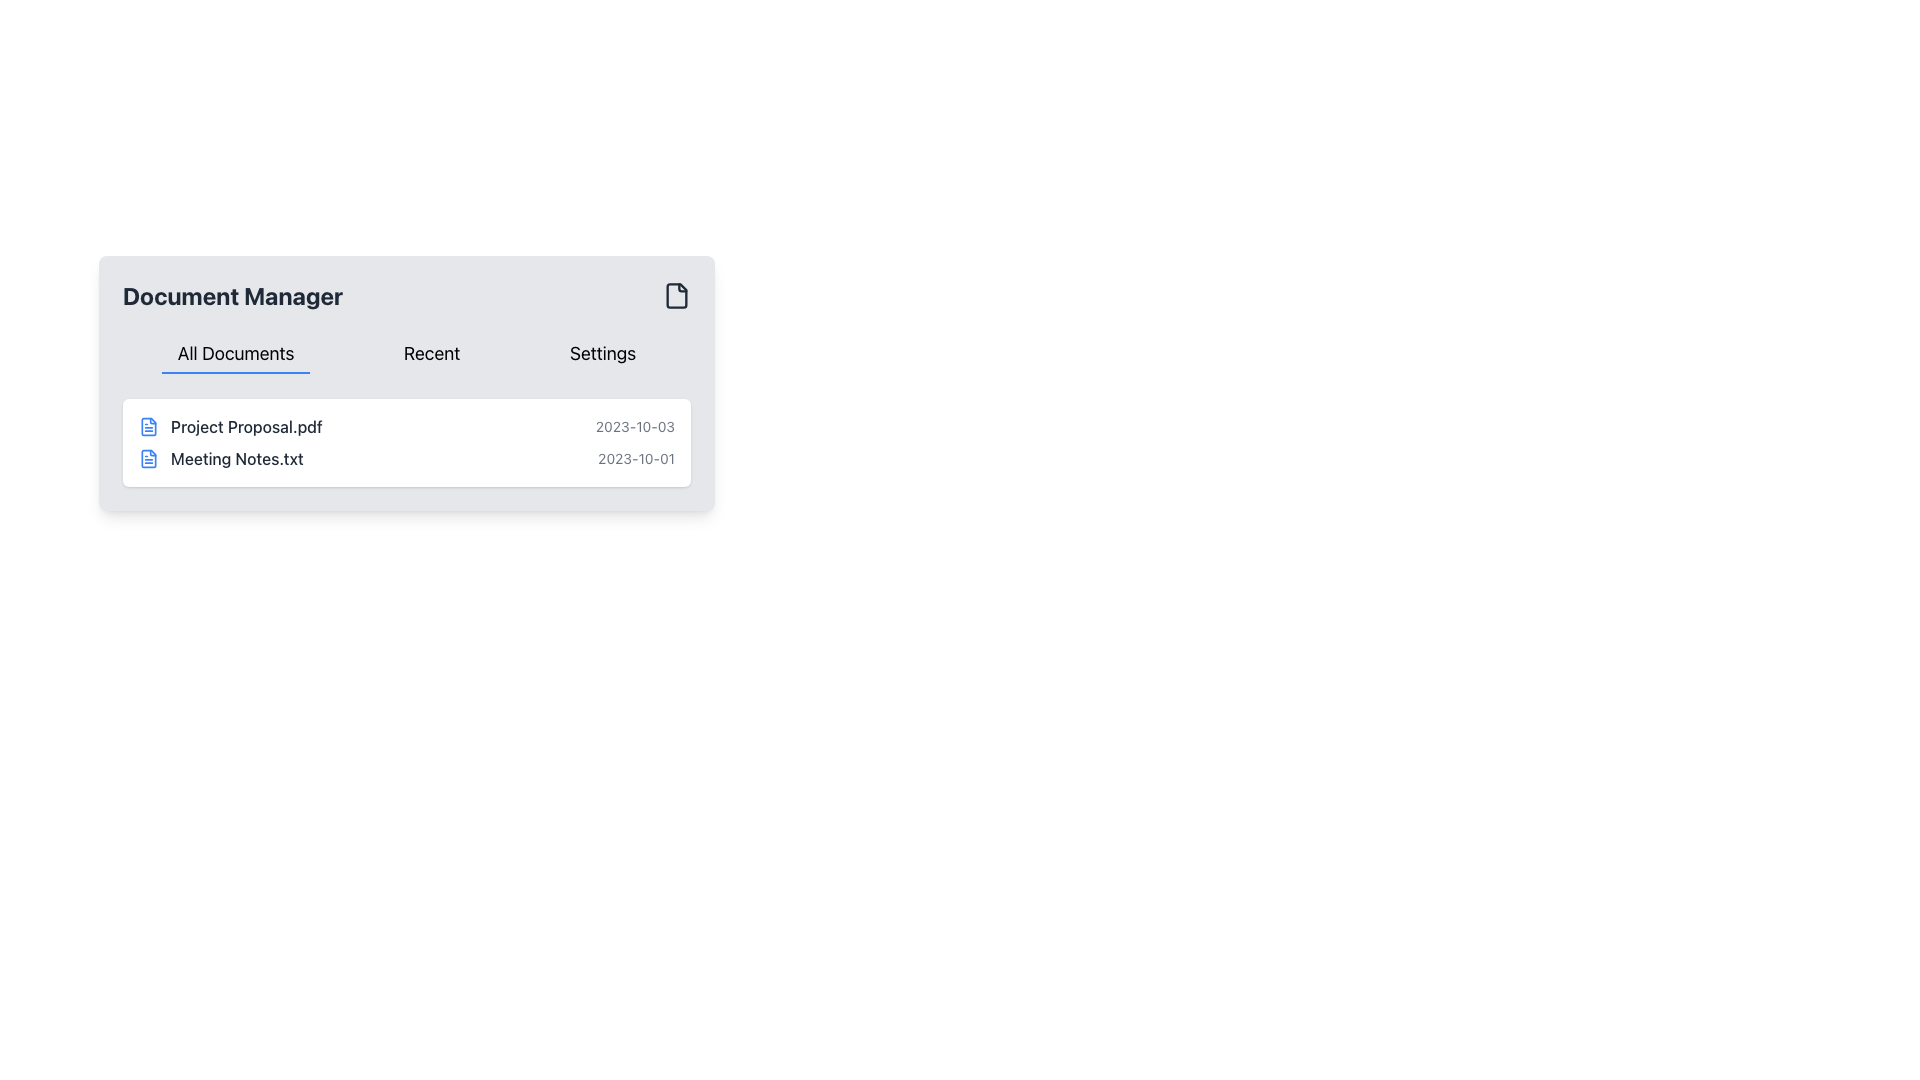 The height and width of the screenshot is (1080, 1920). What do you see at coordinates (245, 426) in the screenshot?
I see `the text label representing the first file name` at bounding box center [245, 426].